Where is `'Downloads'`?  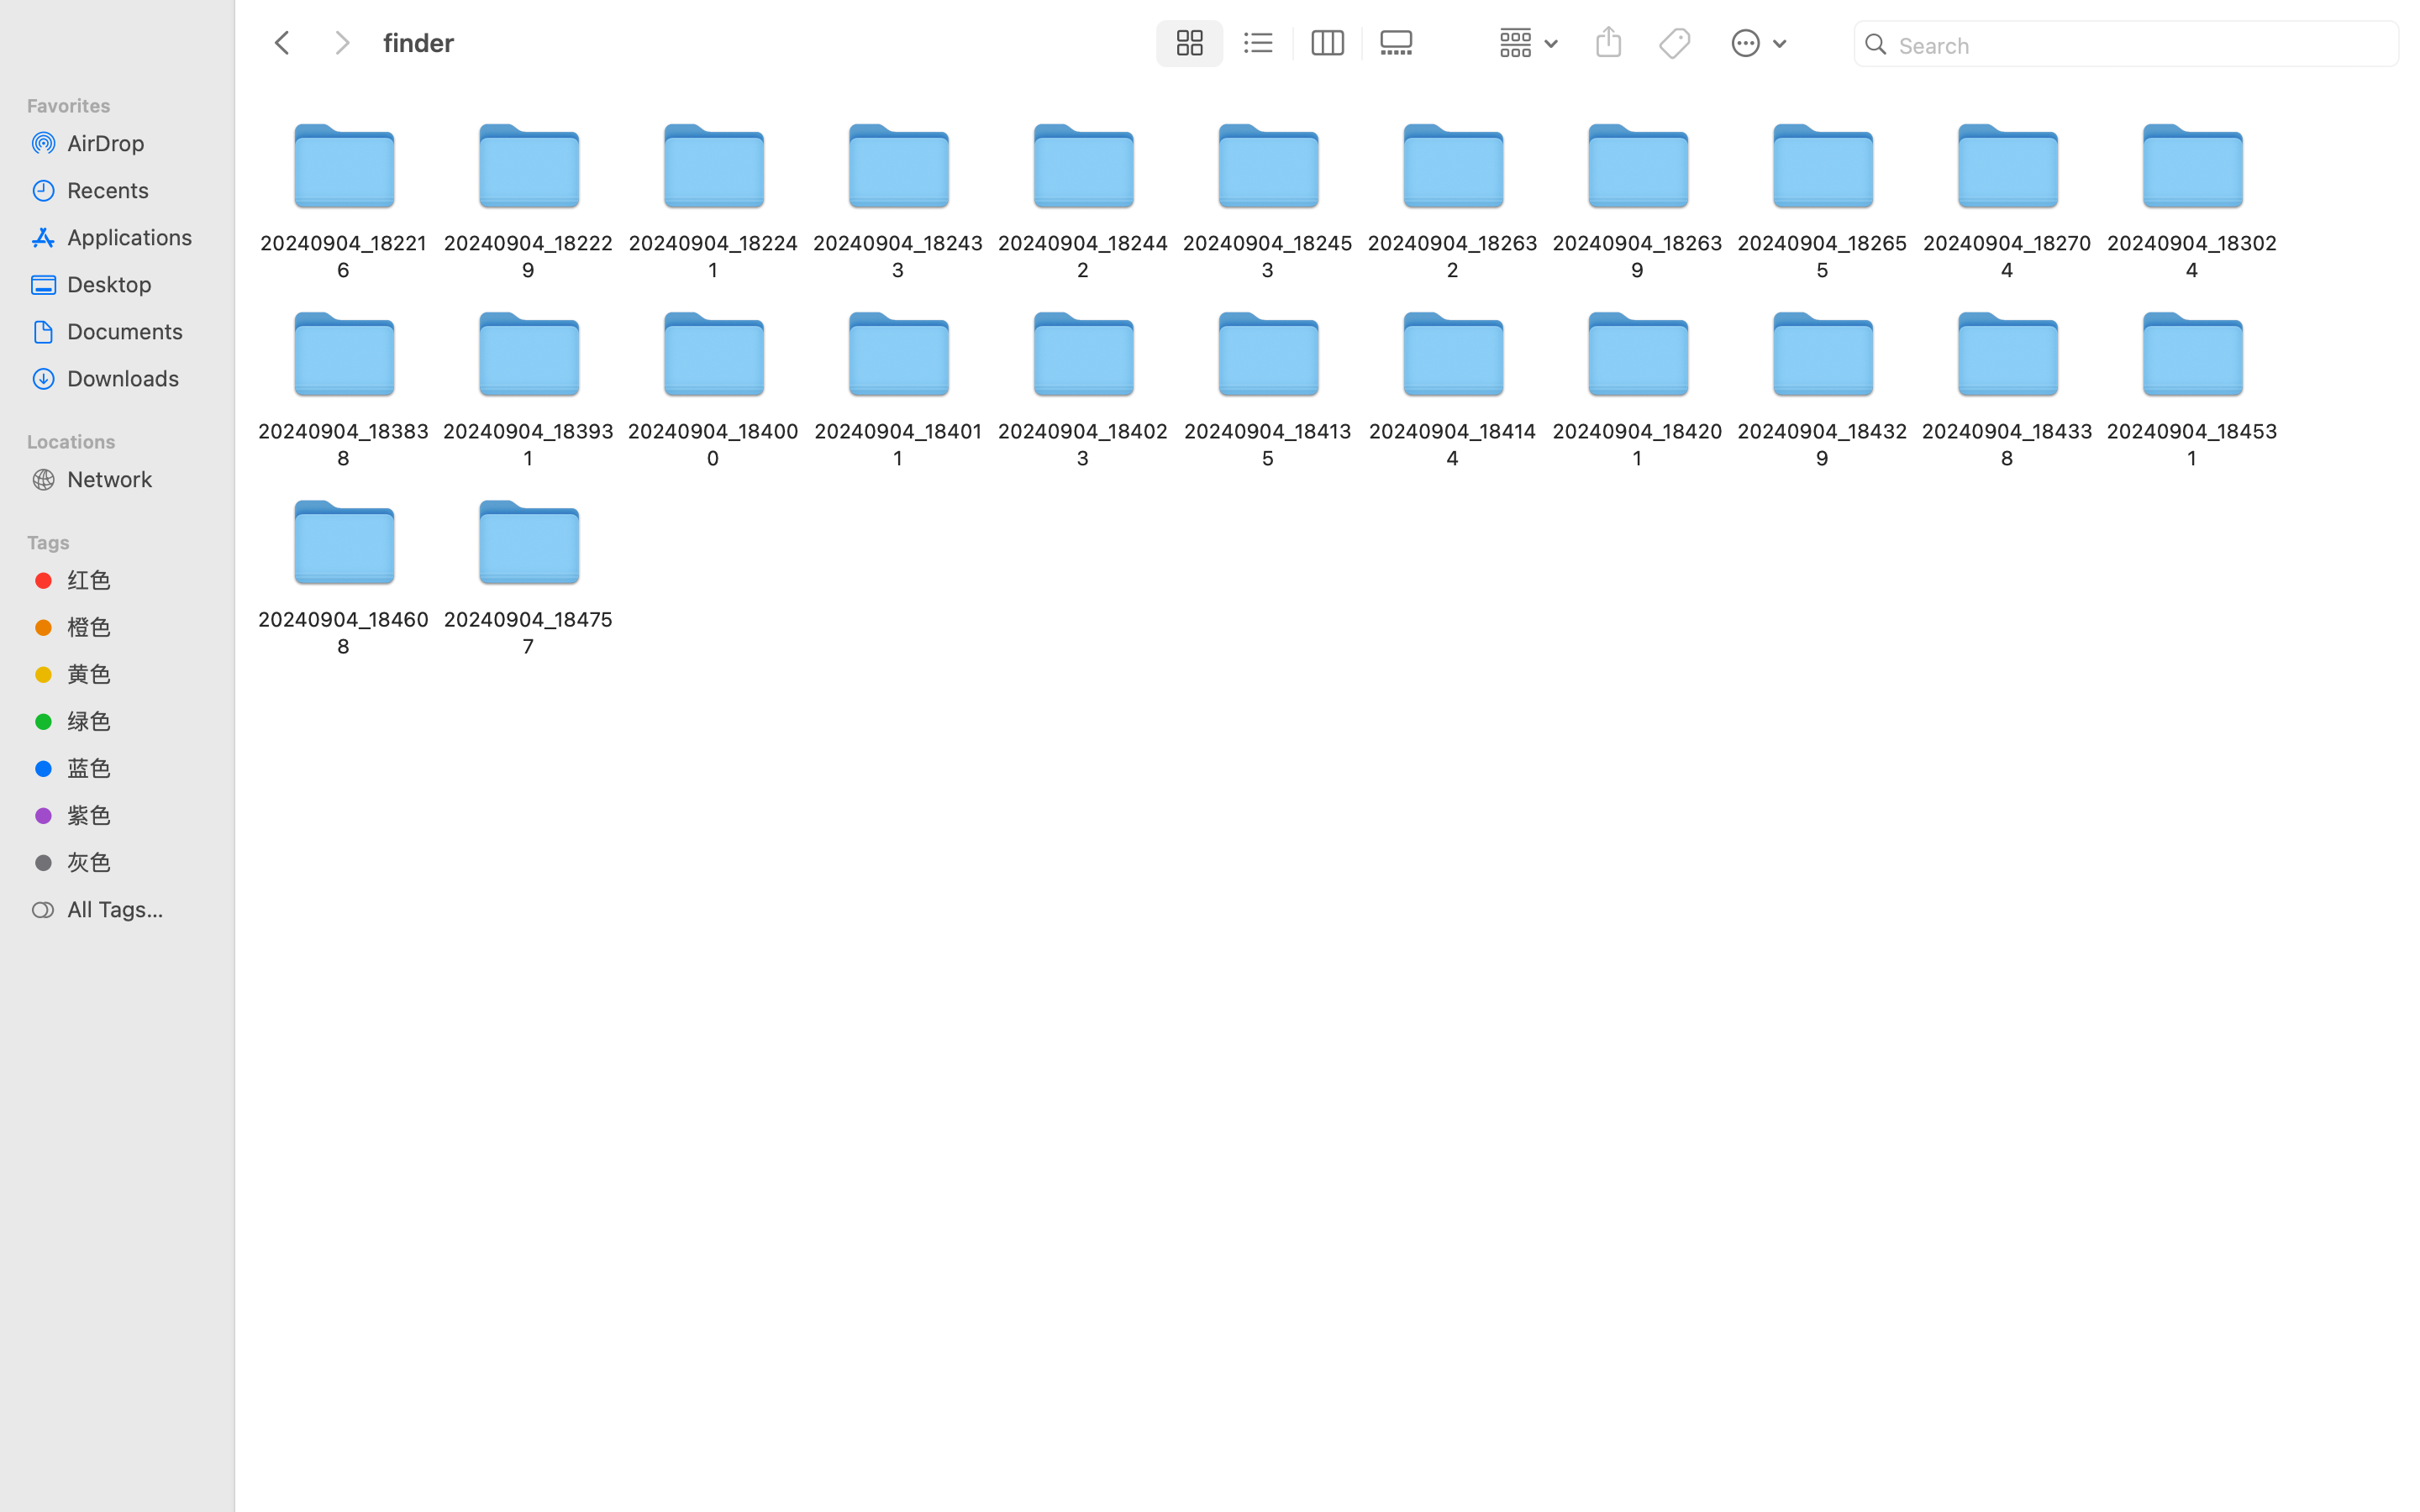
'Downloads' is located at coordinates (134, 378).